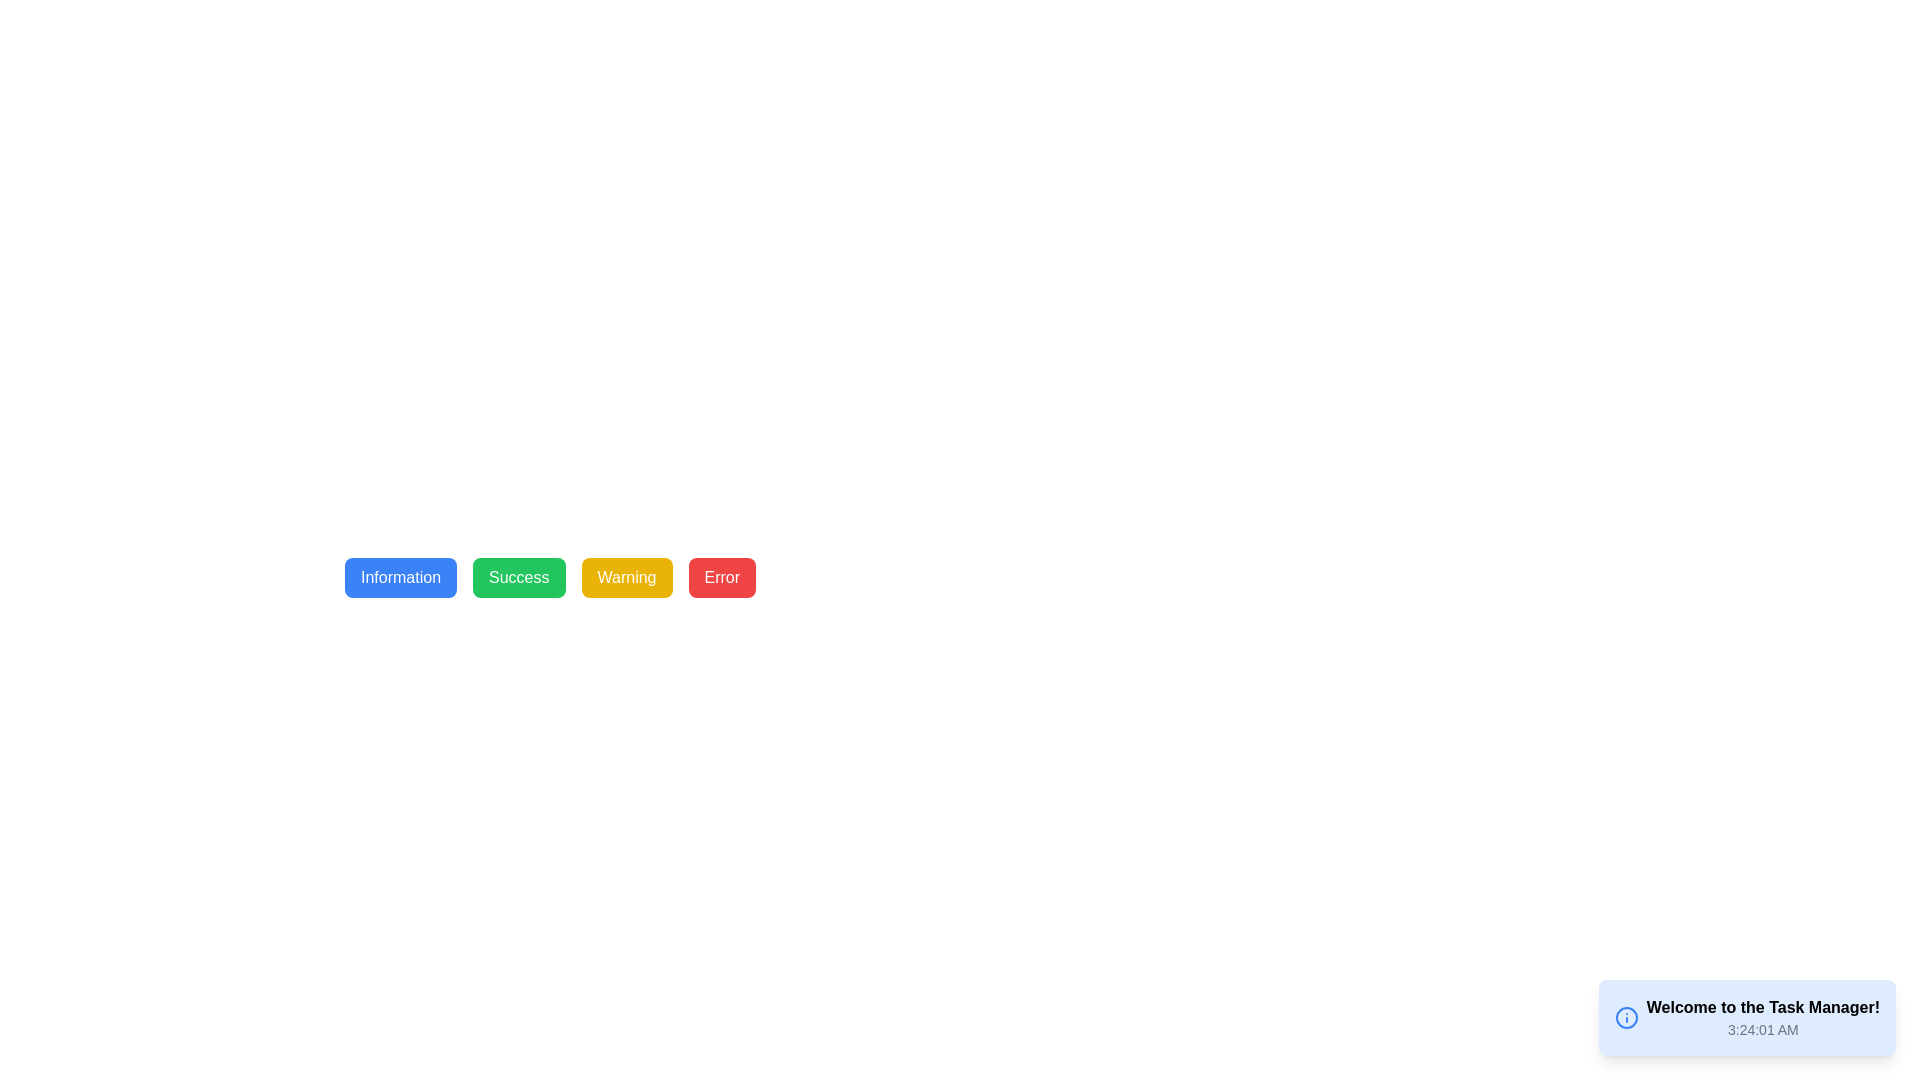 This screenshot has width=1920, height=1080. What do you see at coordinates (400, 578) in the screenshot?
I see `the 'Information' button, which is a rectangular button with rounded corners, styled with a blue background and white text, to invoke its action` at bounding box center [400, 578].